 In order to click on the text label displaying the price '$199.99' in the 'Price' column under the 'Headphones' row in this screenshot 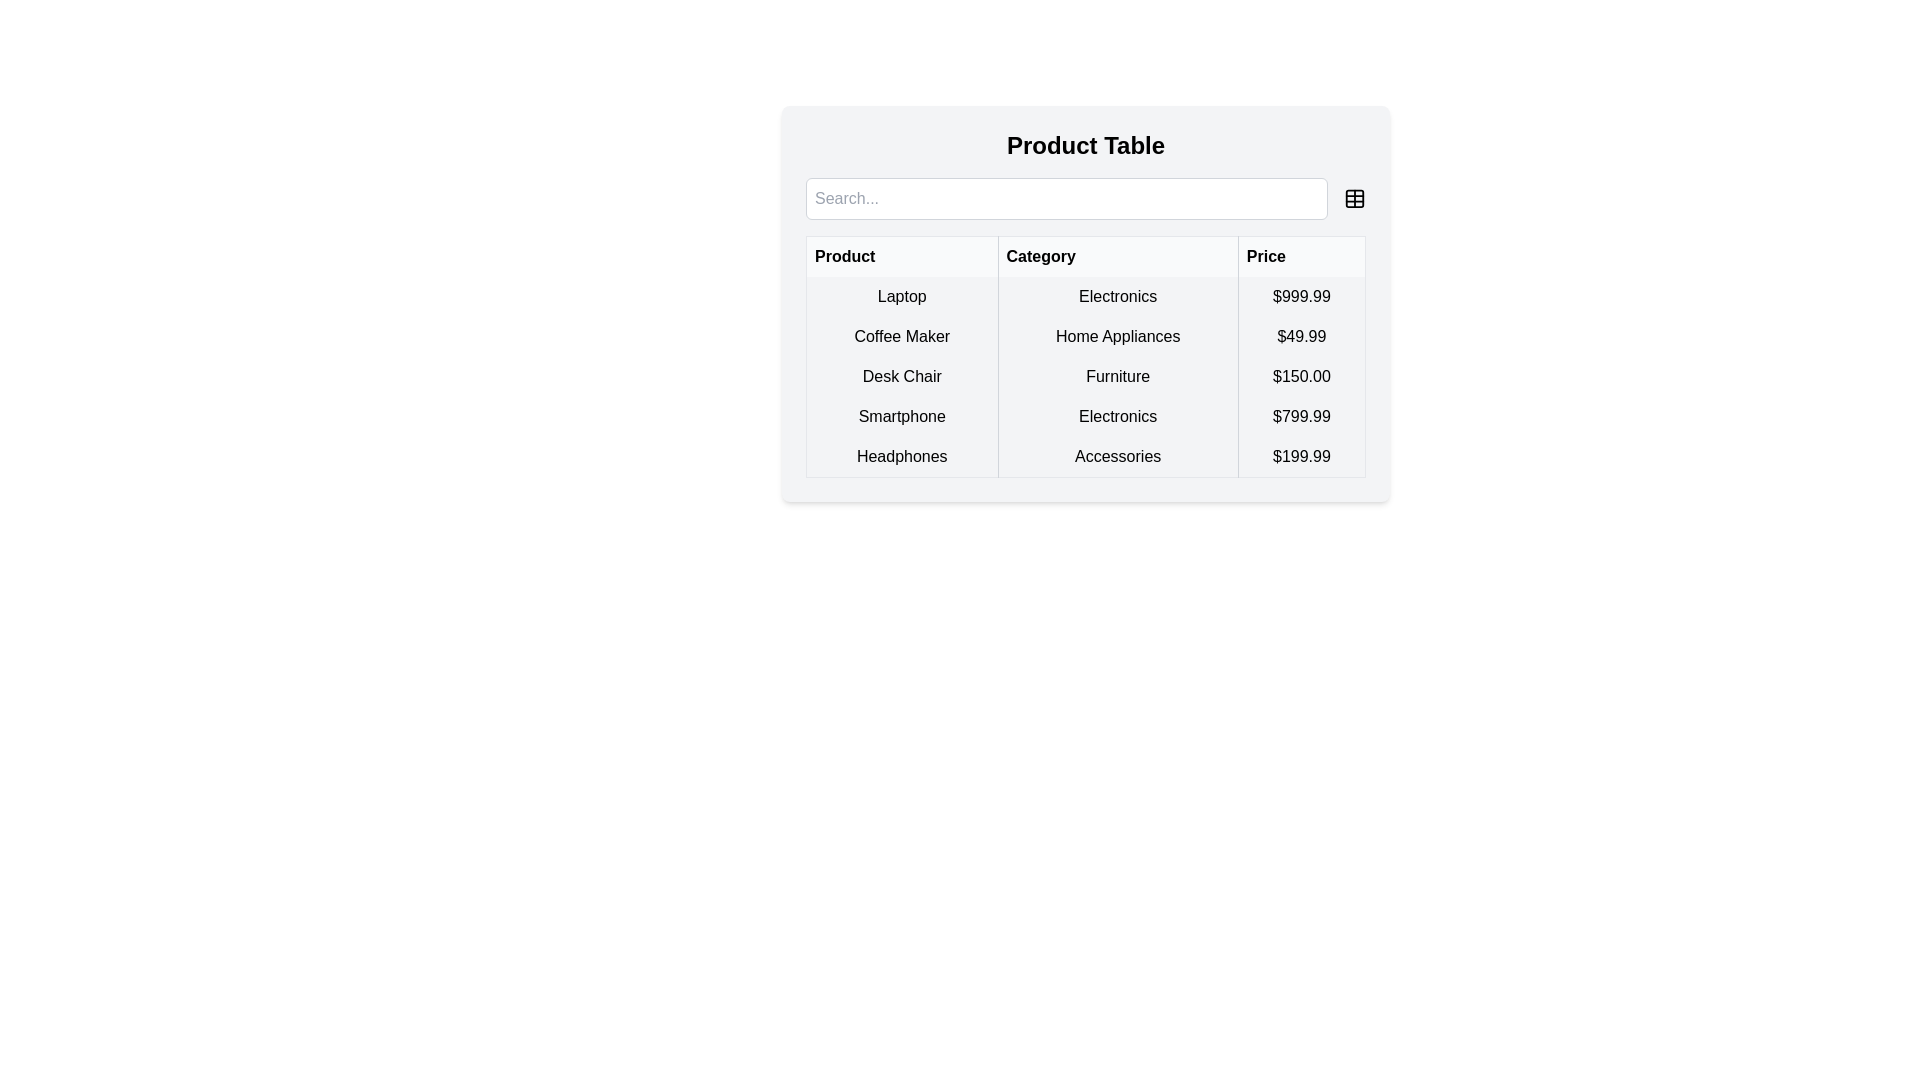, I will do `click(1301, 457)`.